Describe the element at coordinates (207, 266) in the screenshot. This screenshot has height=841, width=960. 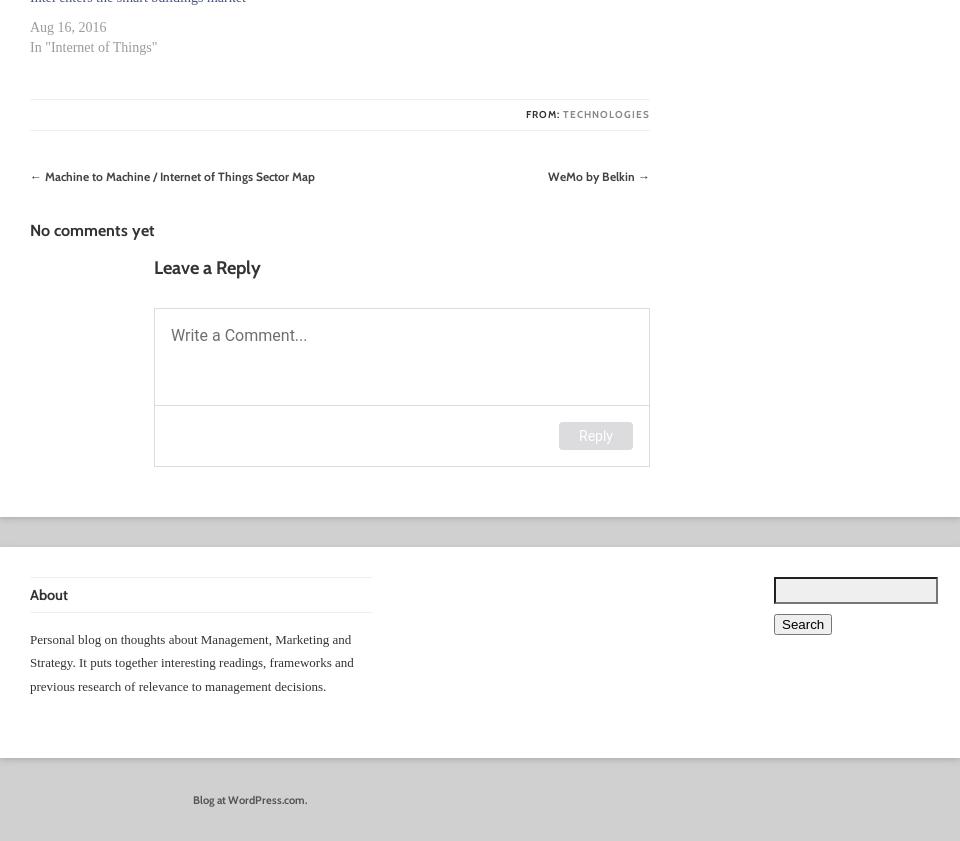
I see `'Leave a Reply'` at that location.